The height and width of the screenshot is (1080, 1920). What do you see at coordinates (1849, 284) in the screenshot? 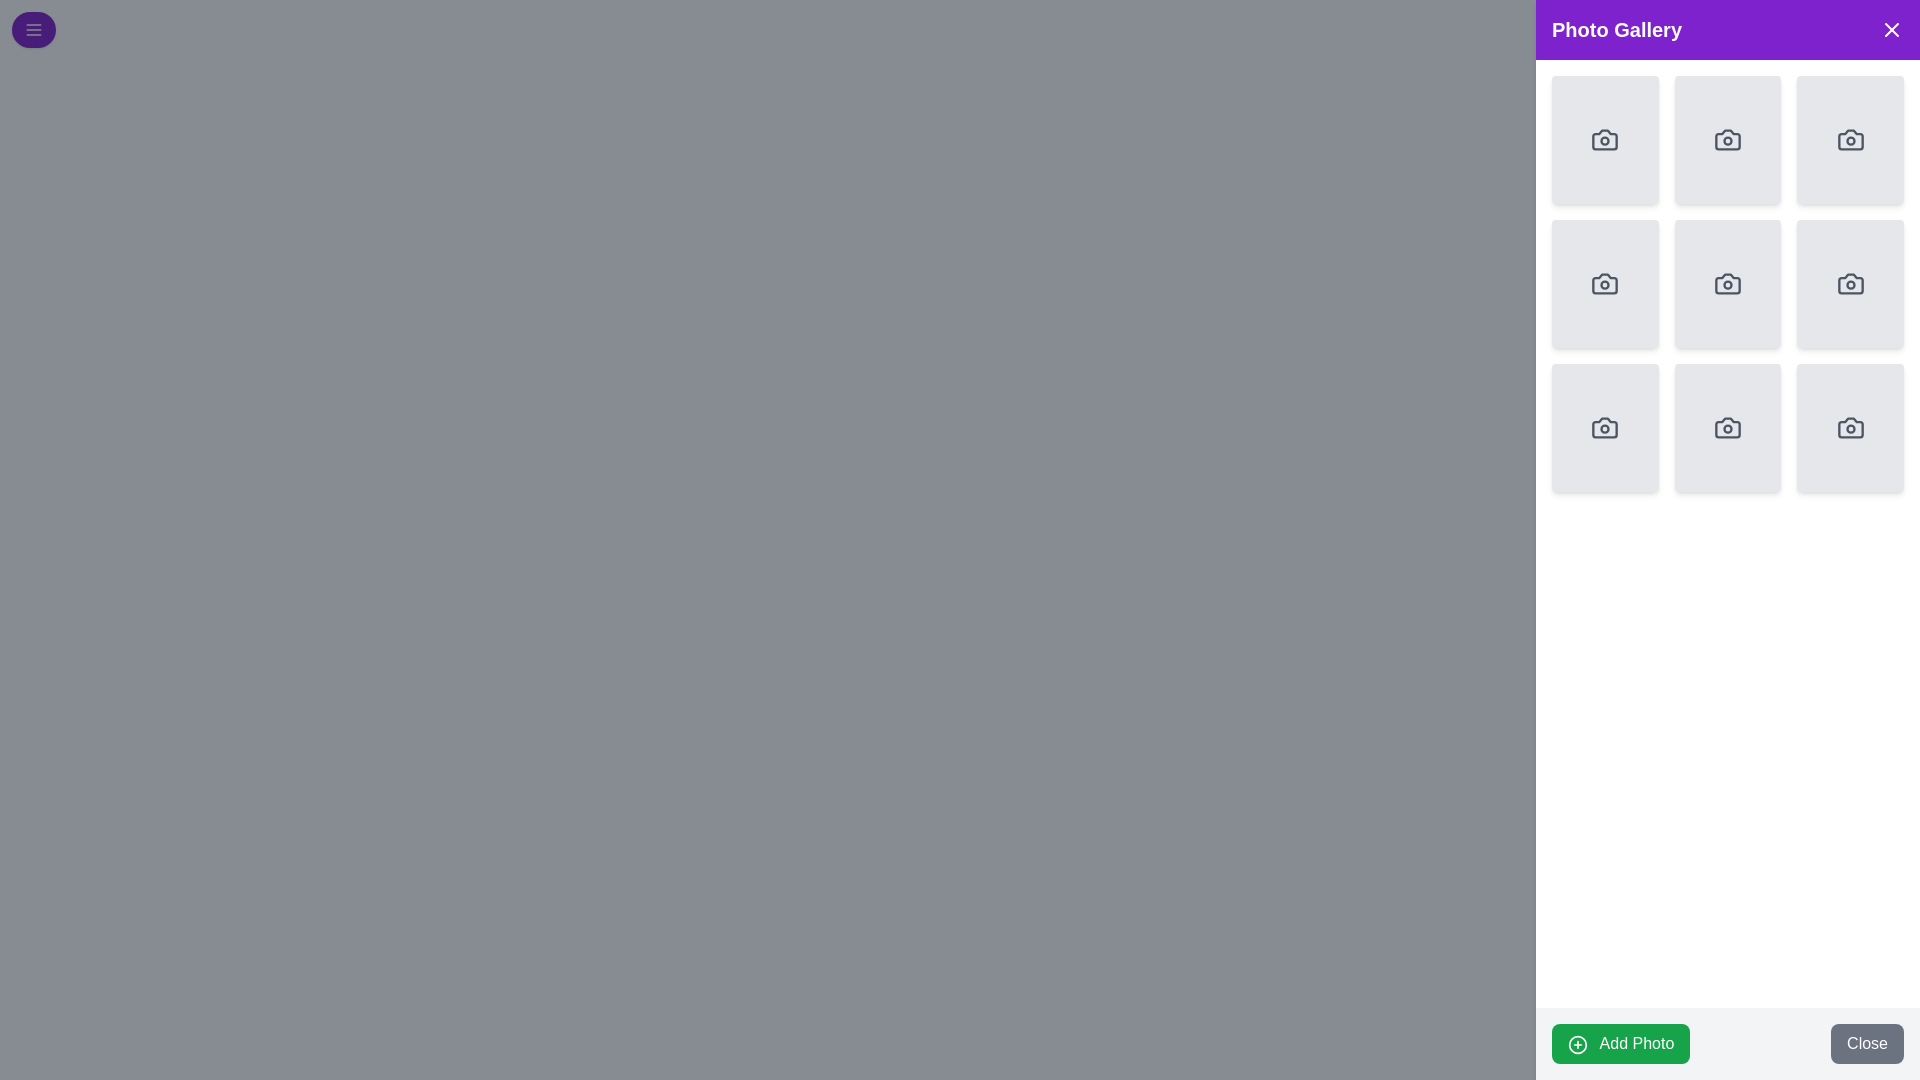
I see `the camera icon located in the third row and third column of the 'Photo Gallery' sidebar` at bounding box center [1849, 284].